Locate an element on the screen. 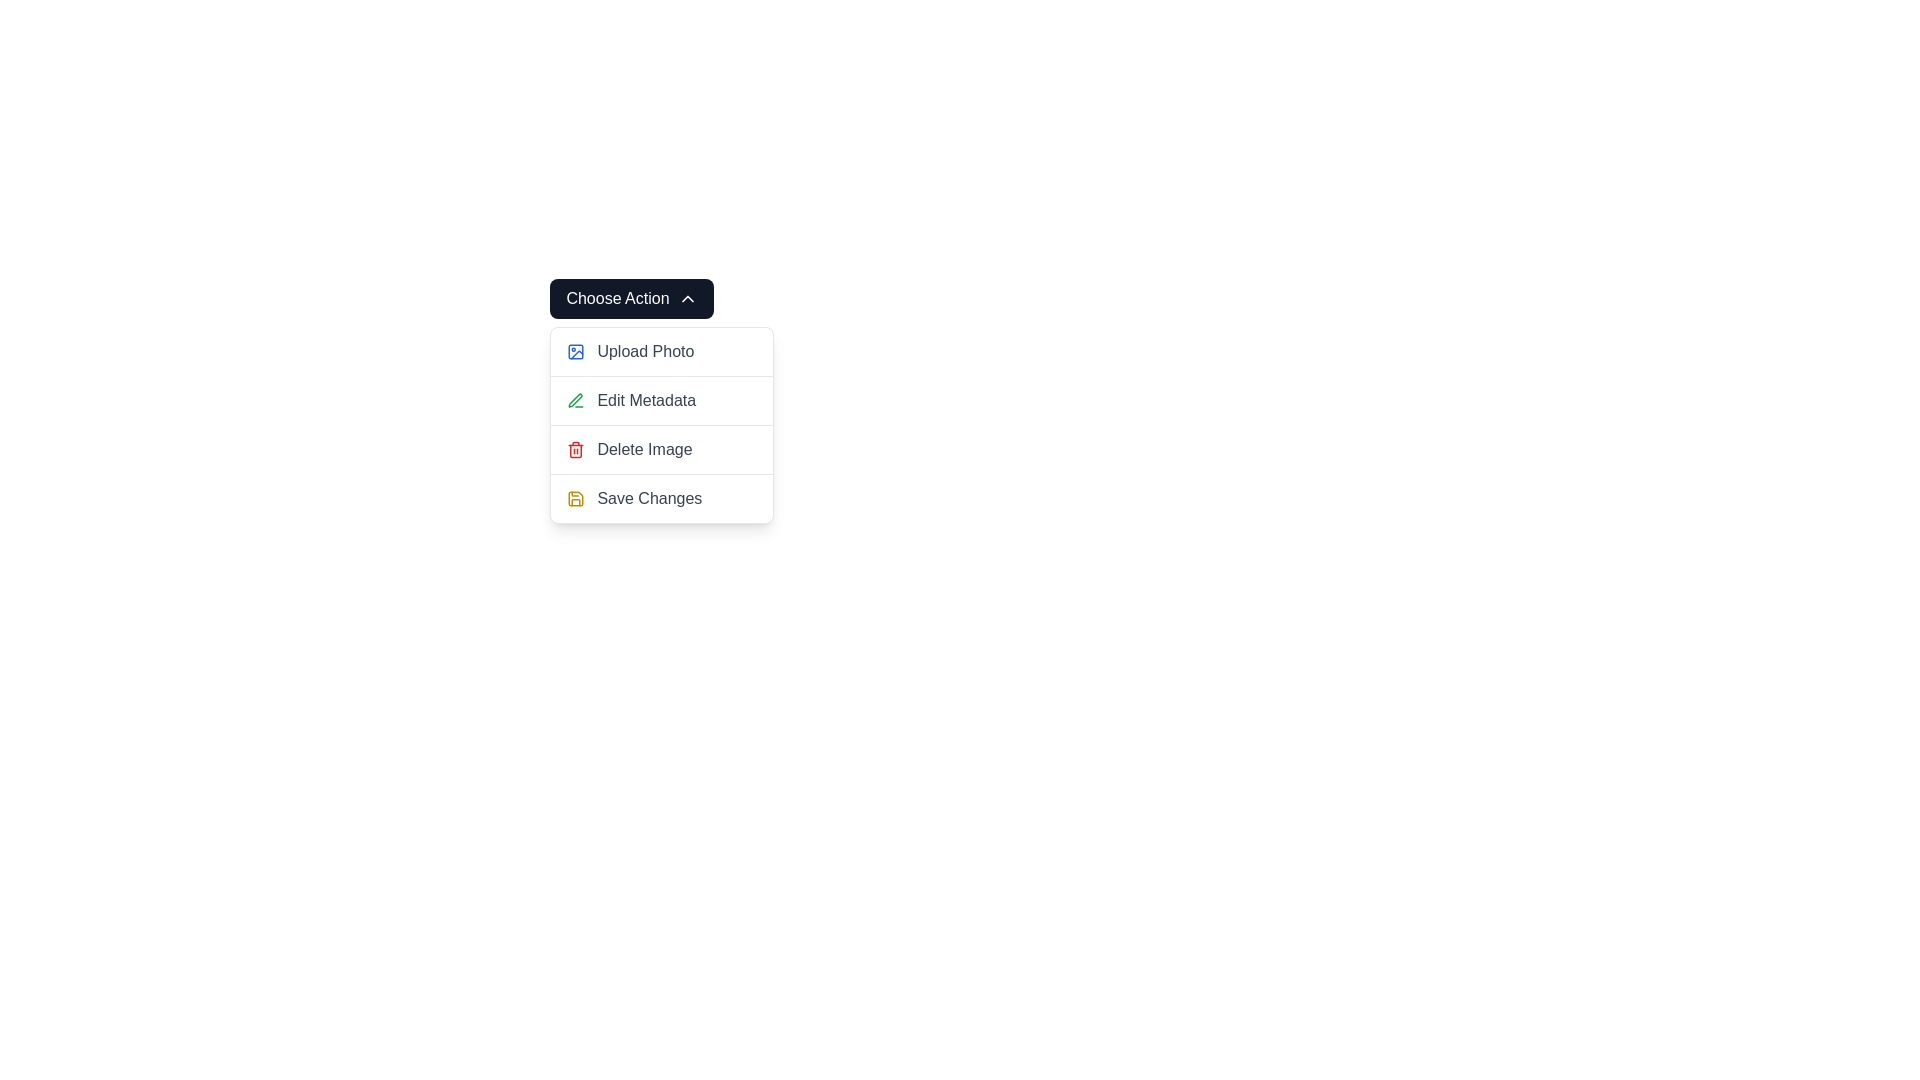  the text label located in the second row of a vertically stacked menu list, immediately to the right of a green pen icon is located at coordinates (646, 401).